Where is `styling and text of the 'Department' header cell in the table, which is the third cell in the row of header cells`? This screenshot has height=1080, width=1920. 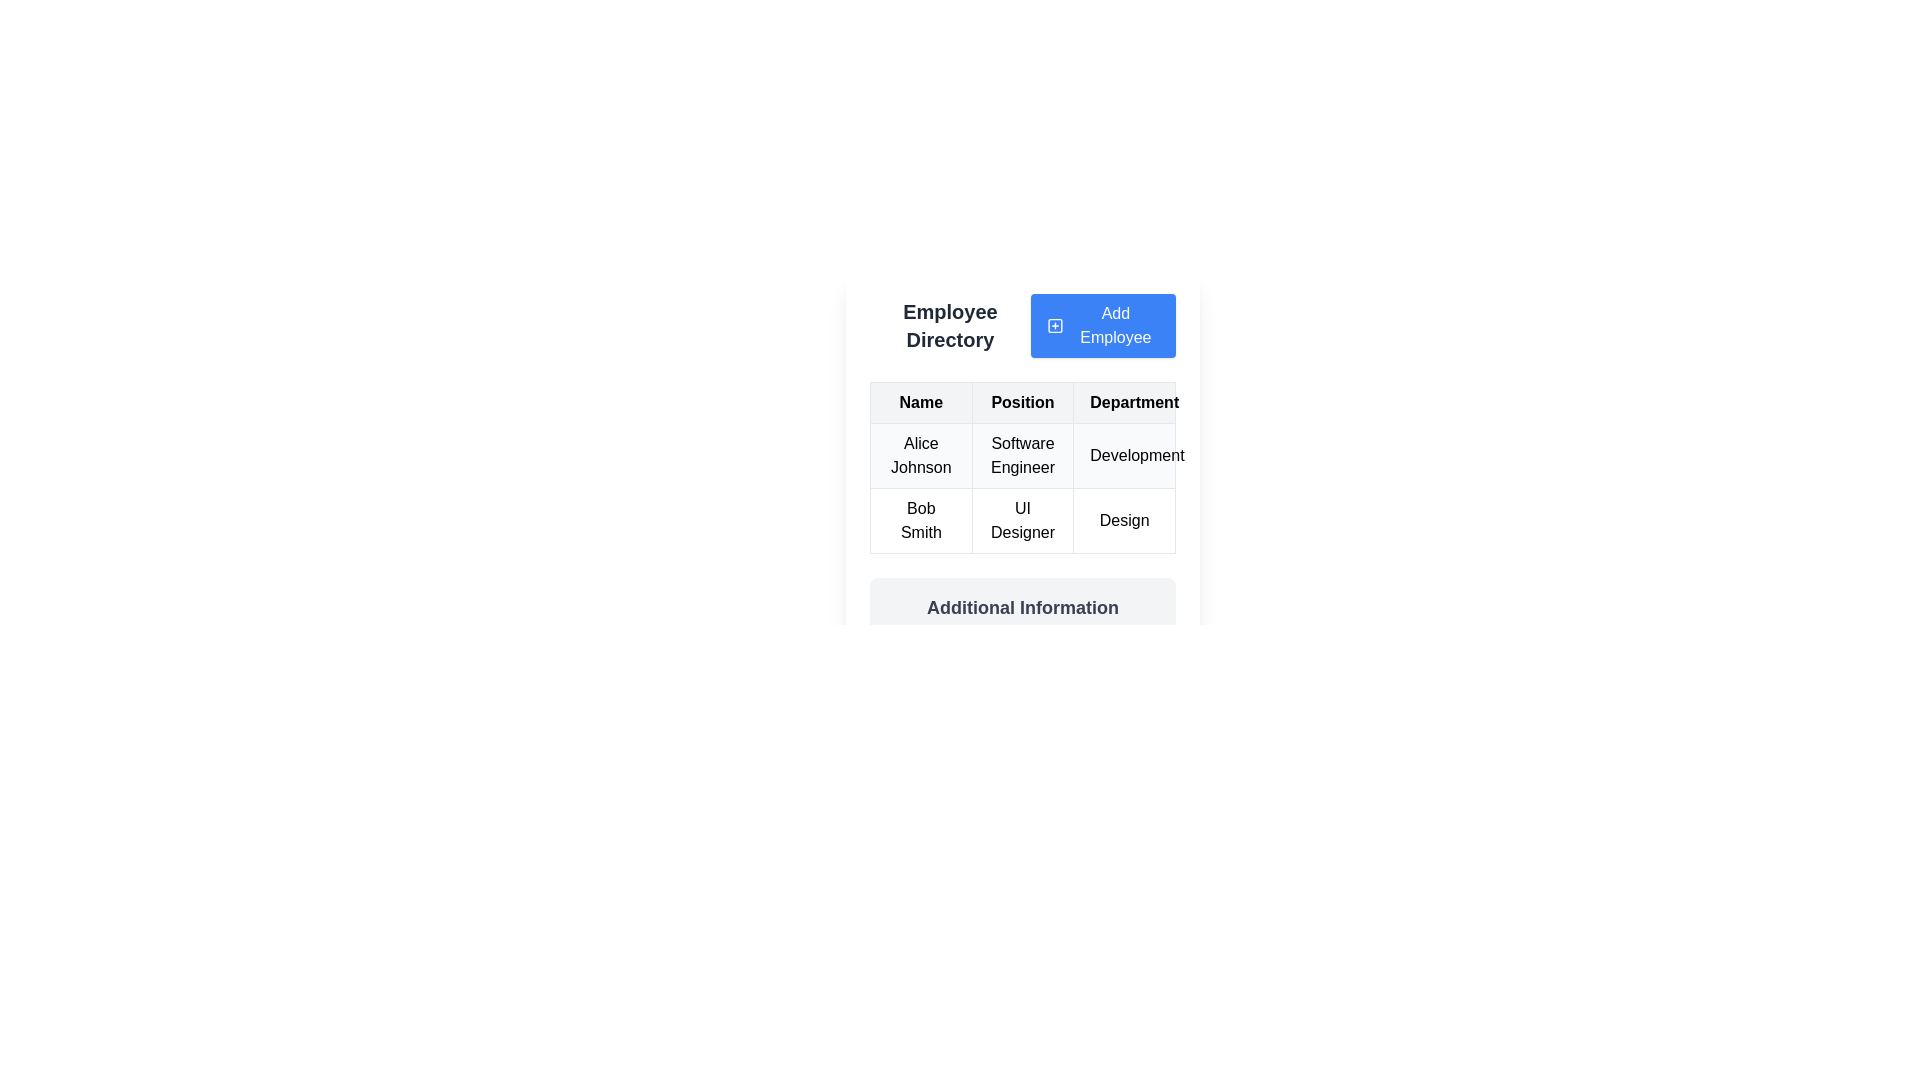
styling and text of the 'Department' header cell in the table, which is the third cell in the row of header cells is located at coordinates (1124, 402).